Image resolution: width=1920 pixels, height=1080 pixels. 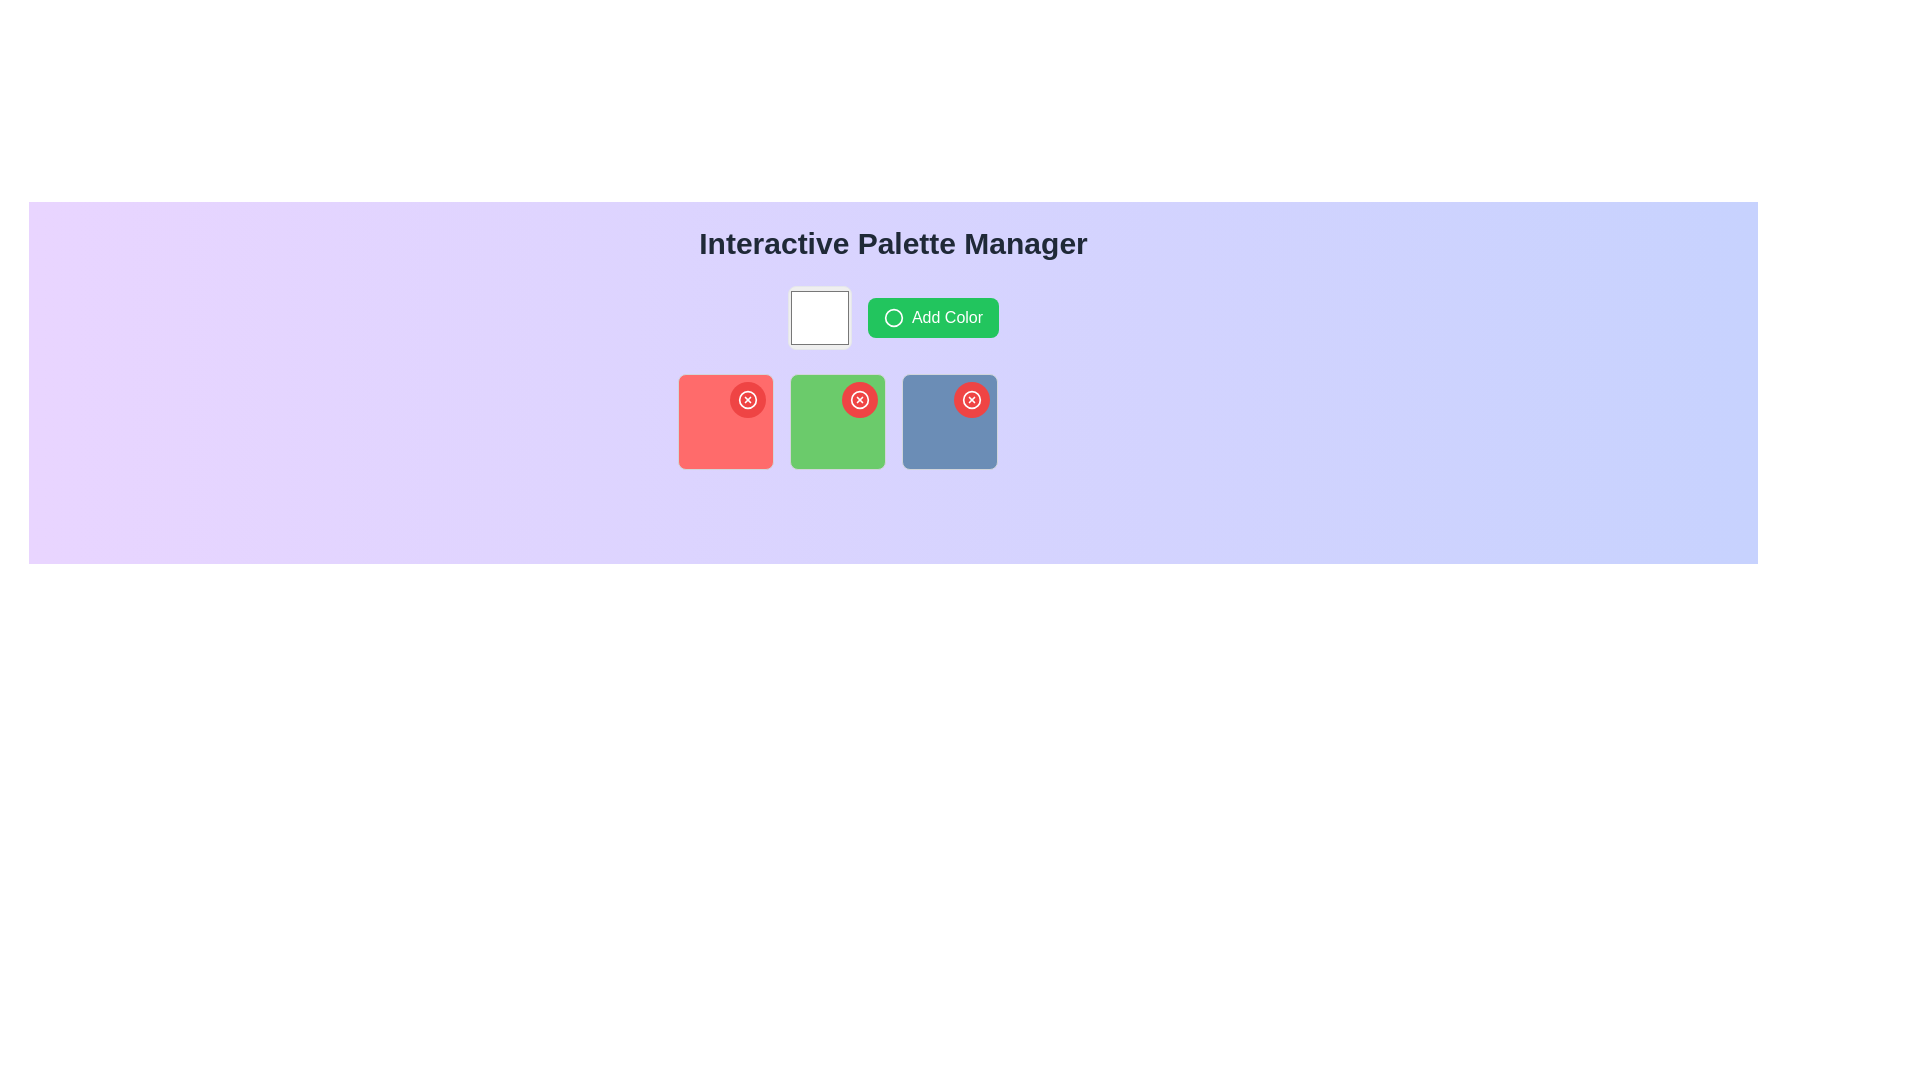 What do you see at coordinates (971, 400) in the screenshot?
I see `the circular delete or cancel button located at the top-right corner of the red square within the SVG icon` at bounding box center [971, 400].